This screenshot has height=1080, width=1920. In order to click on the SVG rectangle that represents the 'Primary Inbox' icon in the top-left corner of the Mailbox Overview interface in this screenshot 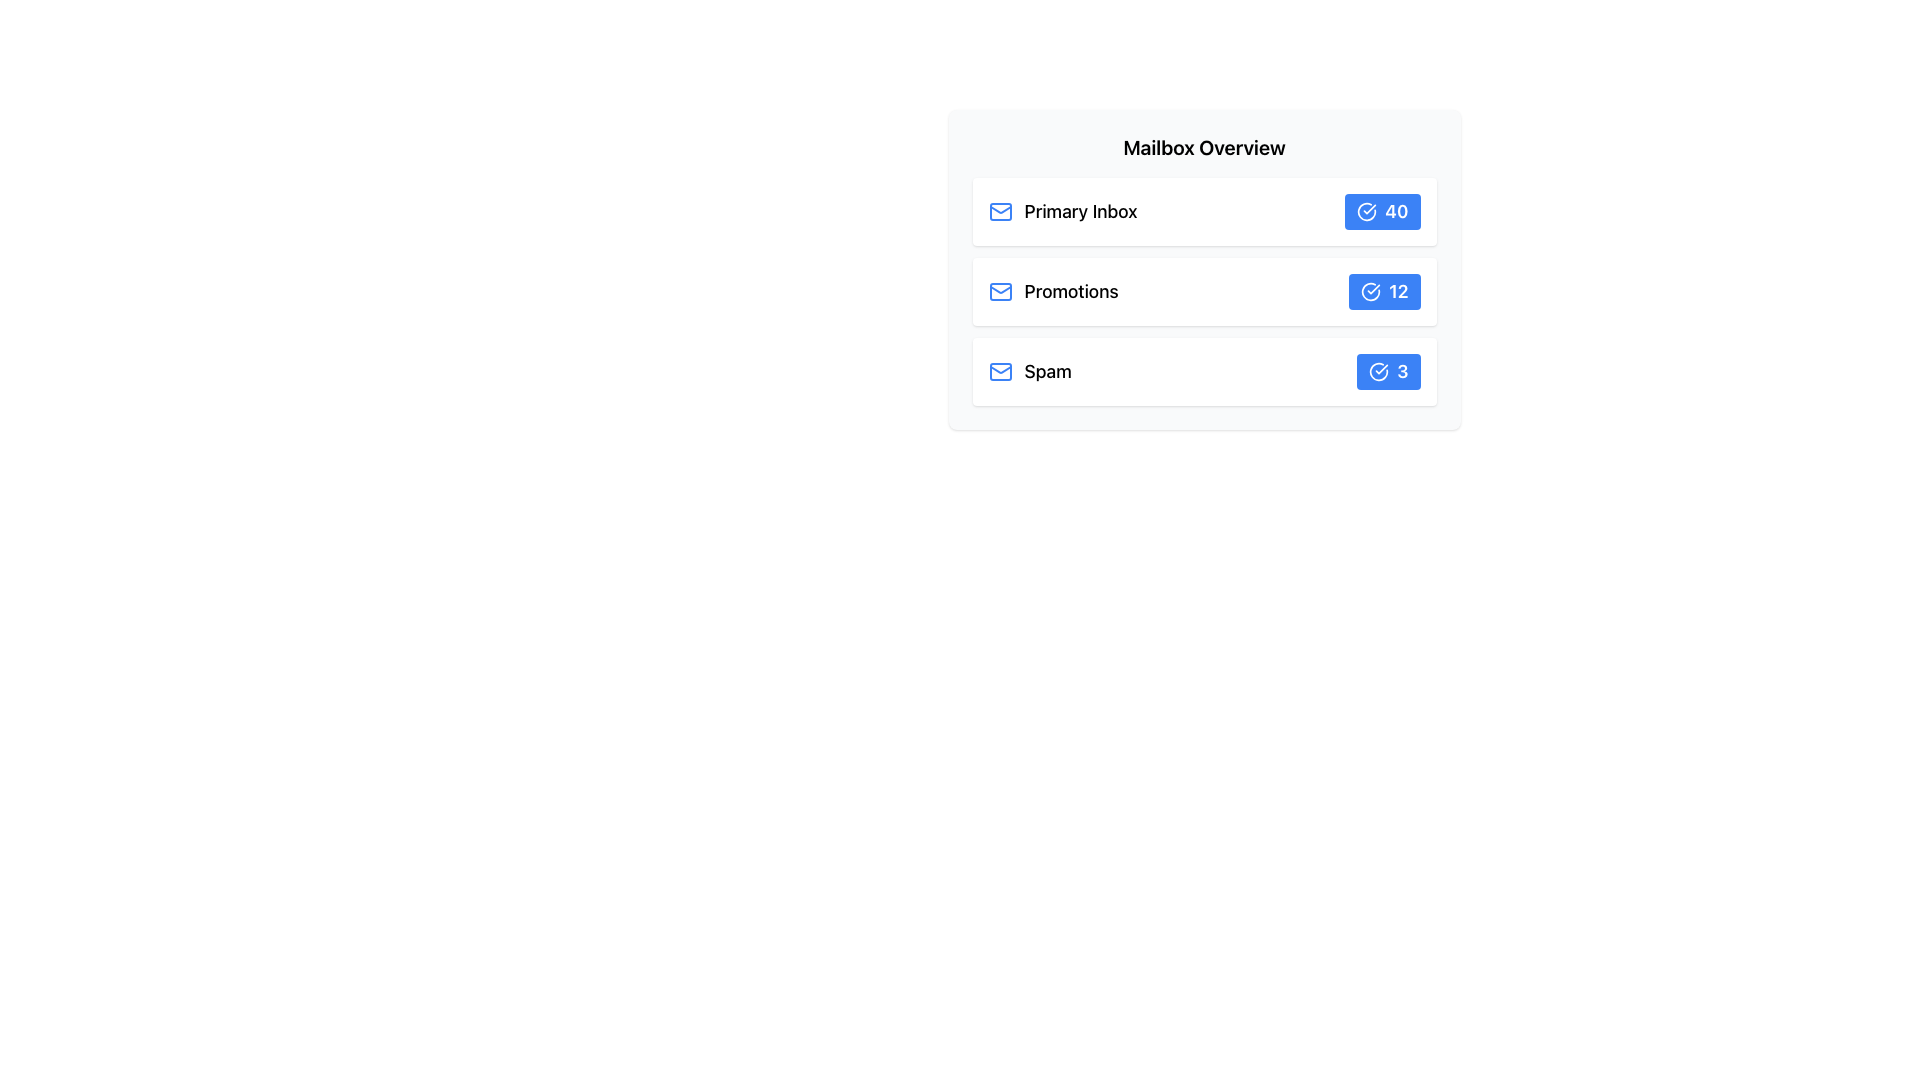, I will do `click(1000, 212)`.